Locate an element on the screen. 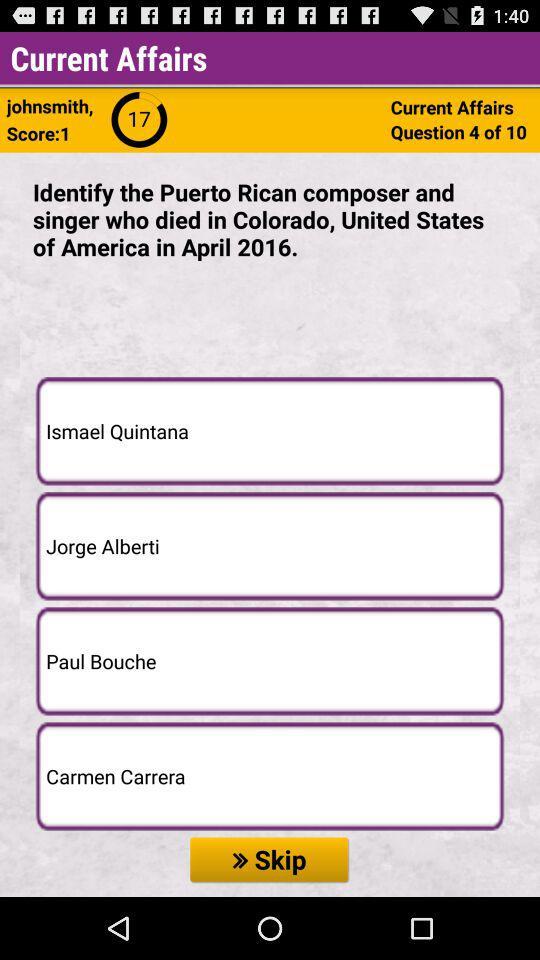  paul bouche is located at coordinates (270, 661).